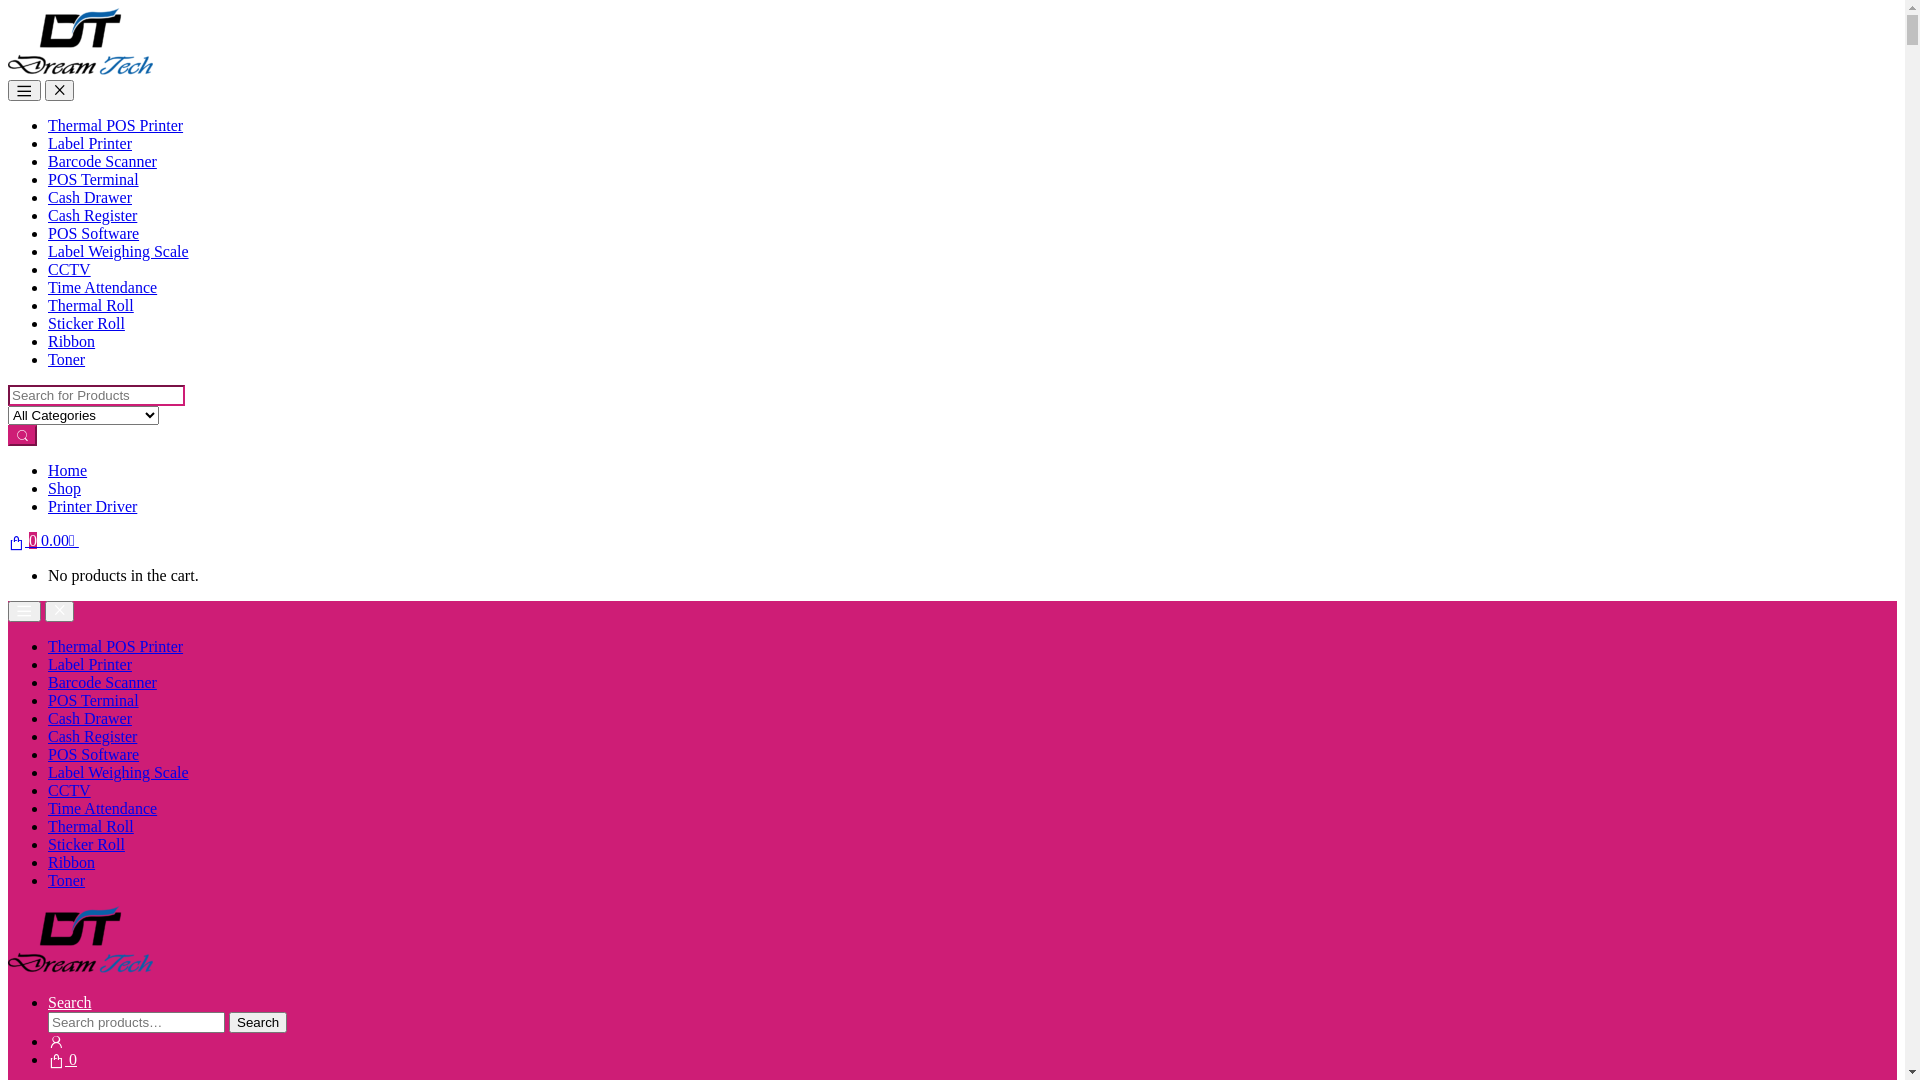 Image resolution: width=1920 pixels, height=1080 pixels. What do you see at coordinates (71, 861) in the screenshot?
I see `'Ribbon'` at bounding box center [71, 861].